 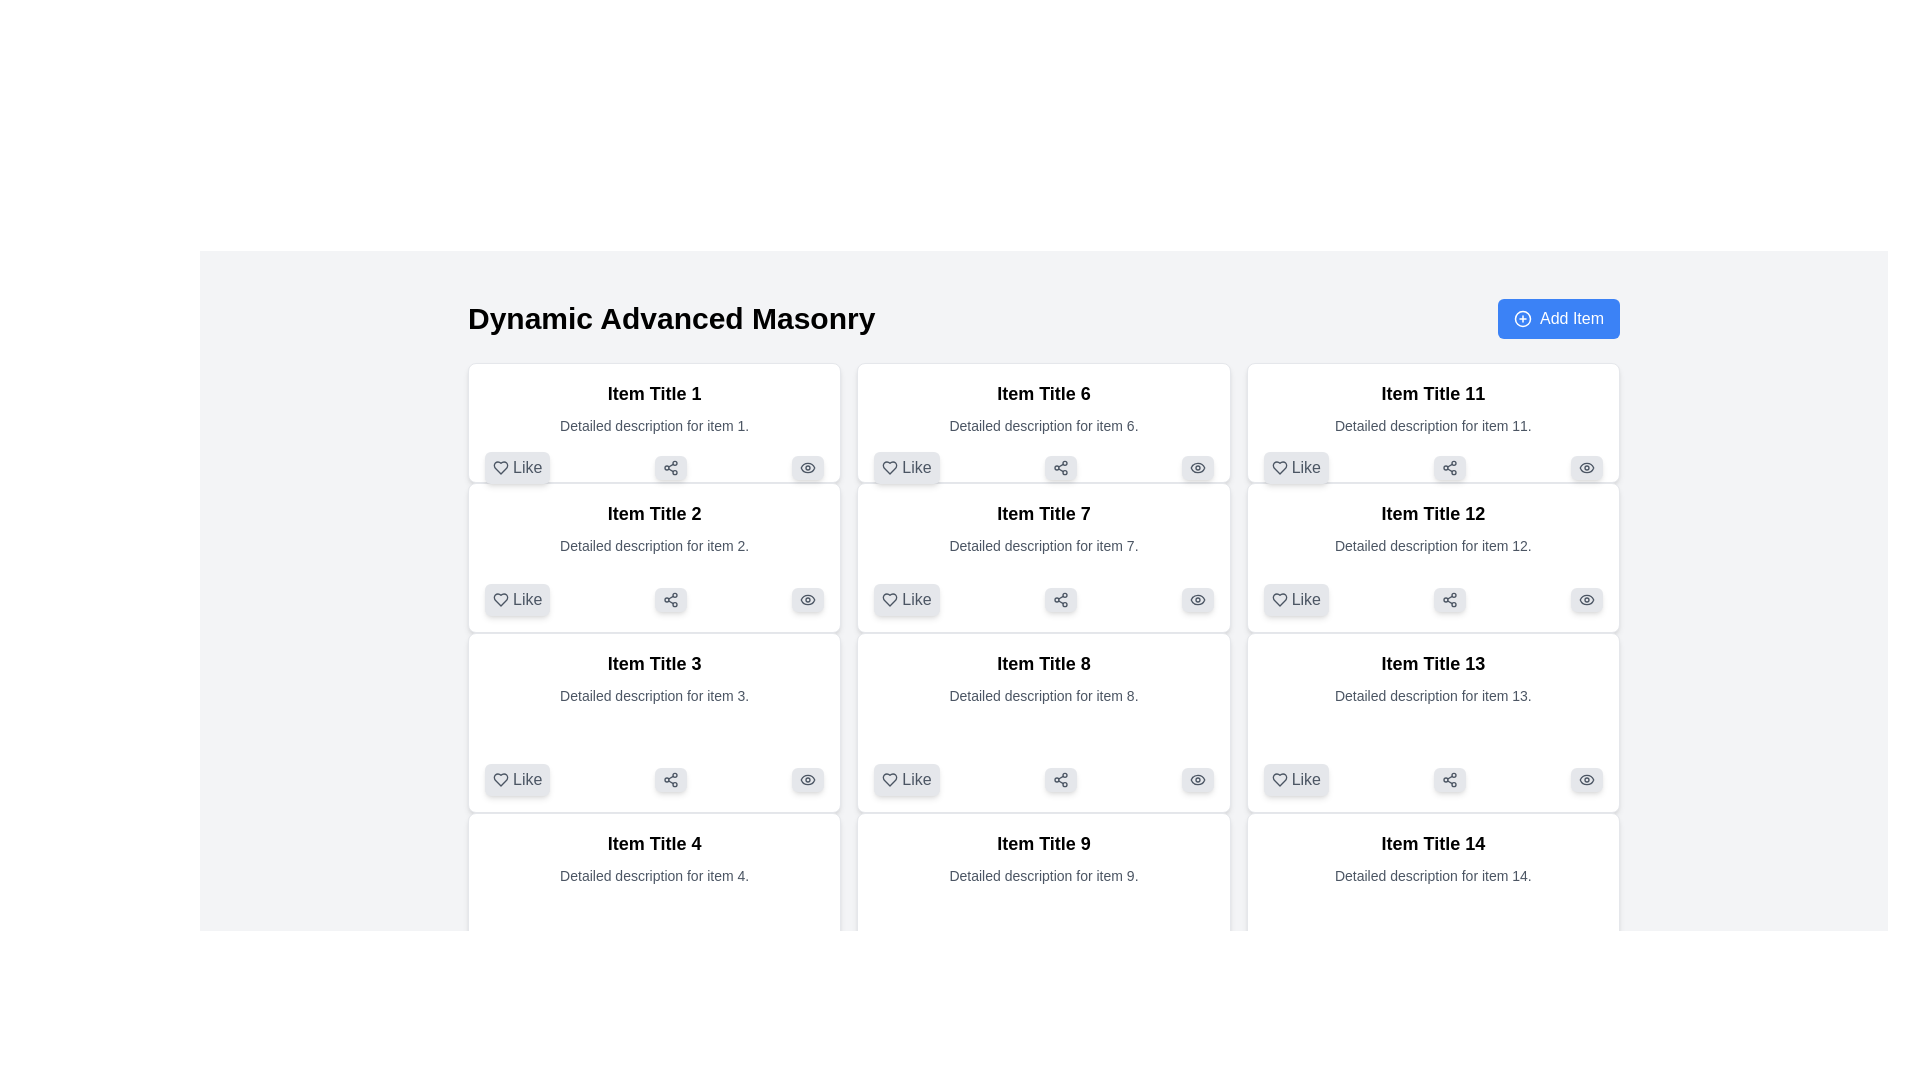 I want to click on the heart-shaped 'like' icon located in the bottom section of the card titled 'Item Title 7', which is the first card in the second row of the grid layout, so click(x=889, y=599).